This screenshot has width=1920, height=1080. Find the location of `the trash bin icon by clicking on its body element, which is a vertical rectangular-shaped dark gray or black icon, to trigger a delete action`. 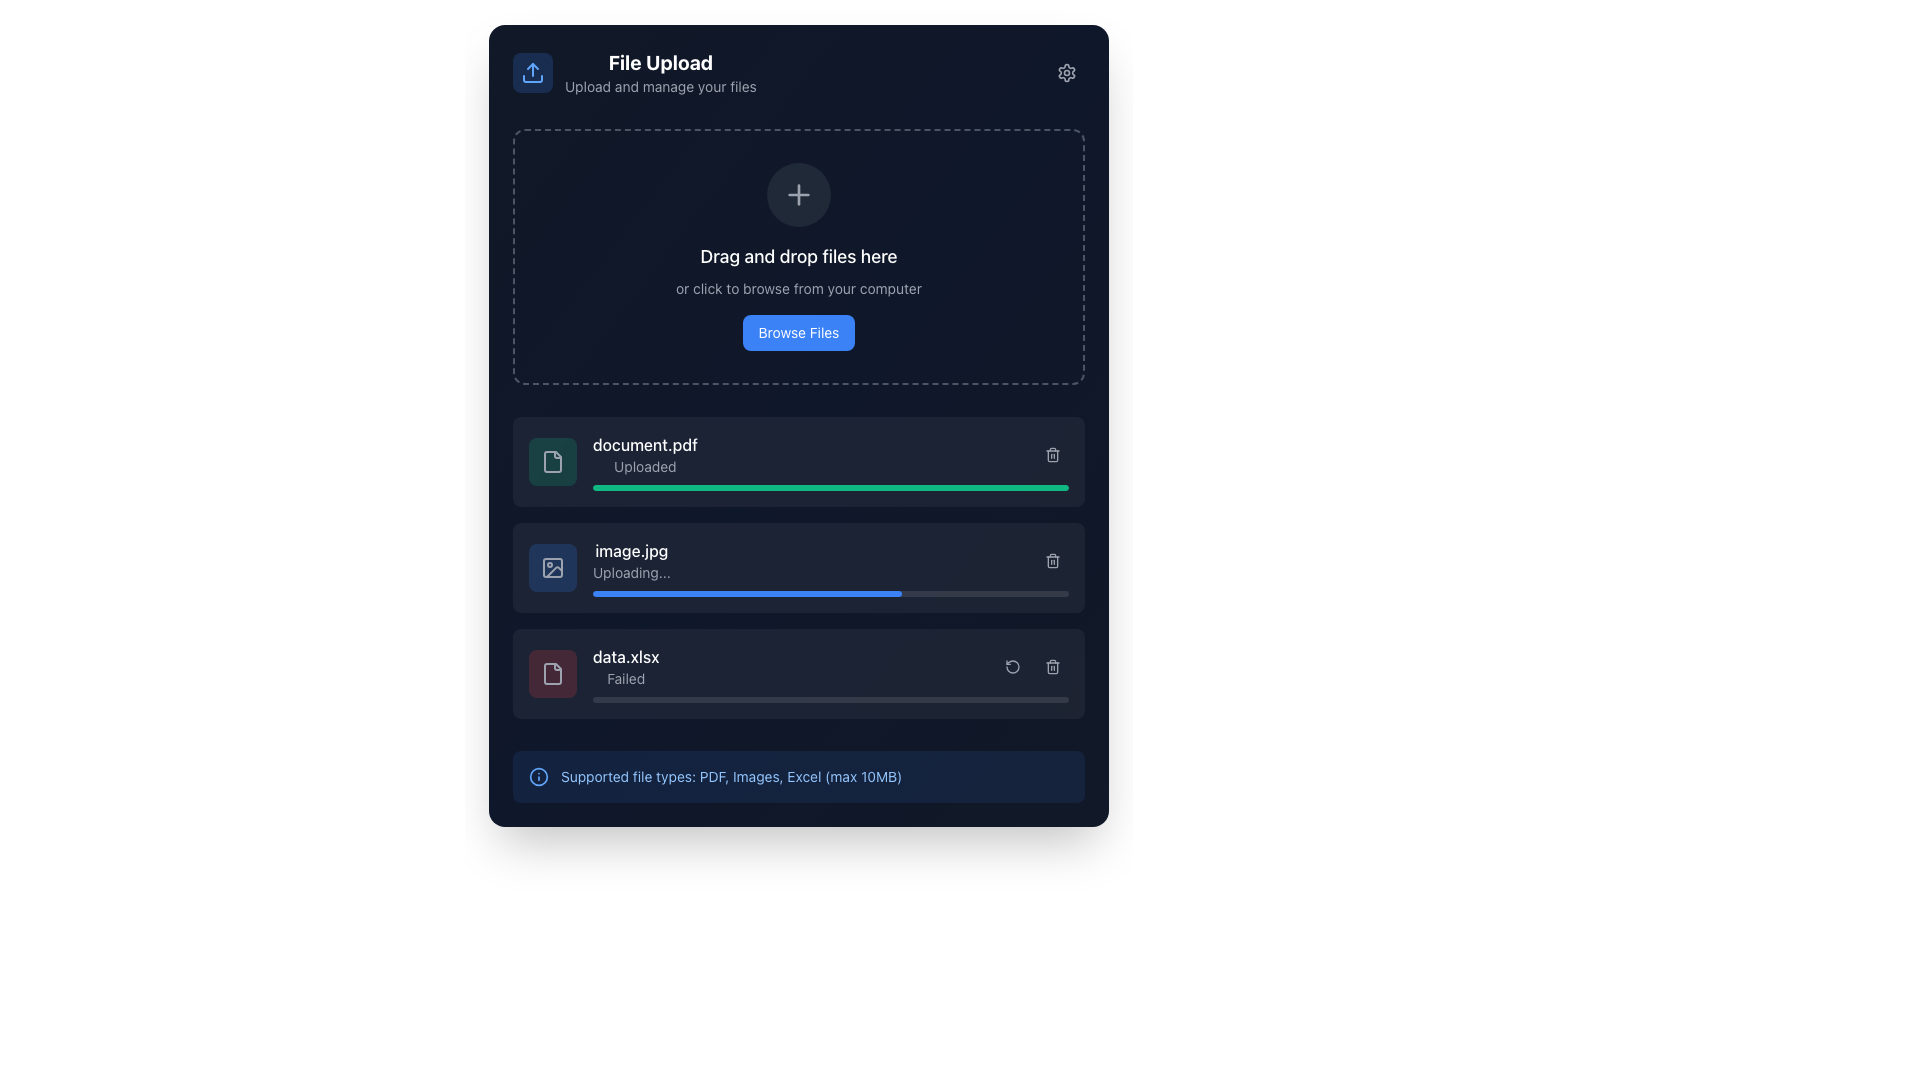

the trash bin icon by clicking on its body element, which is a vertical rectangular-shaped dark gray or black icon, to trigger a delete action is located at coordinates (1051, 562).